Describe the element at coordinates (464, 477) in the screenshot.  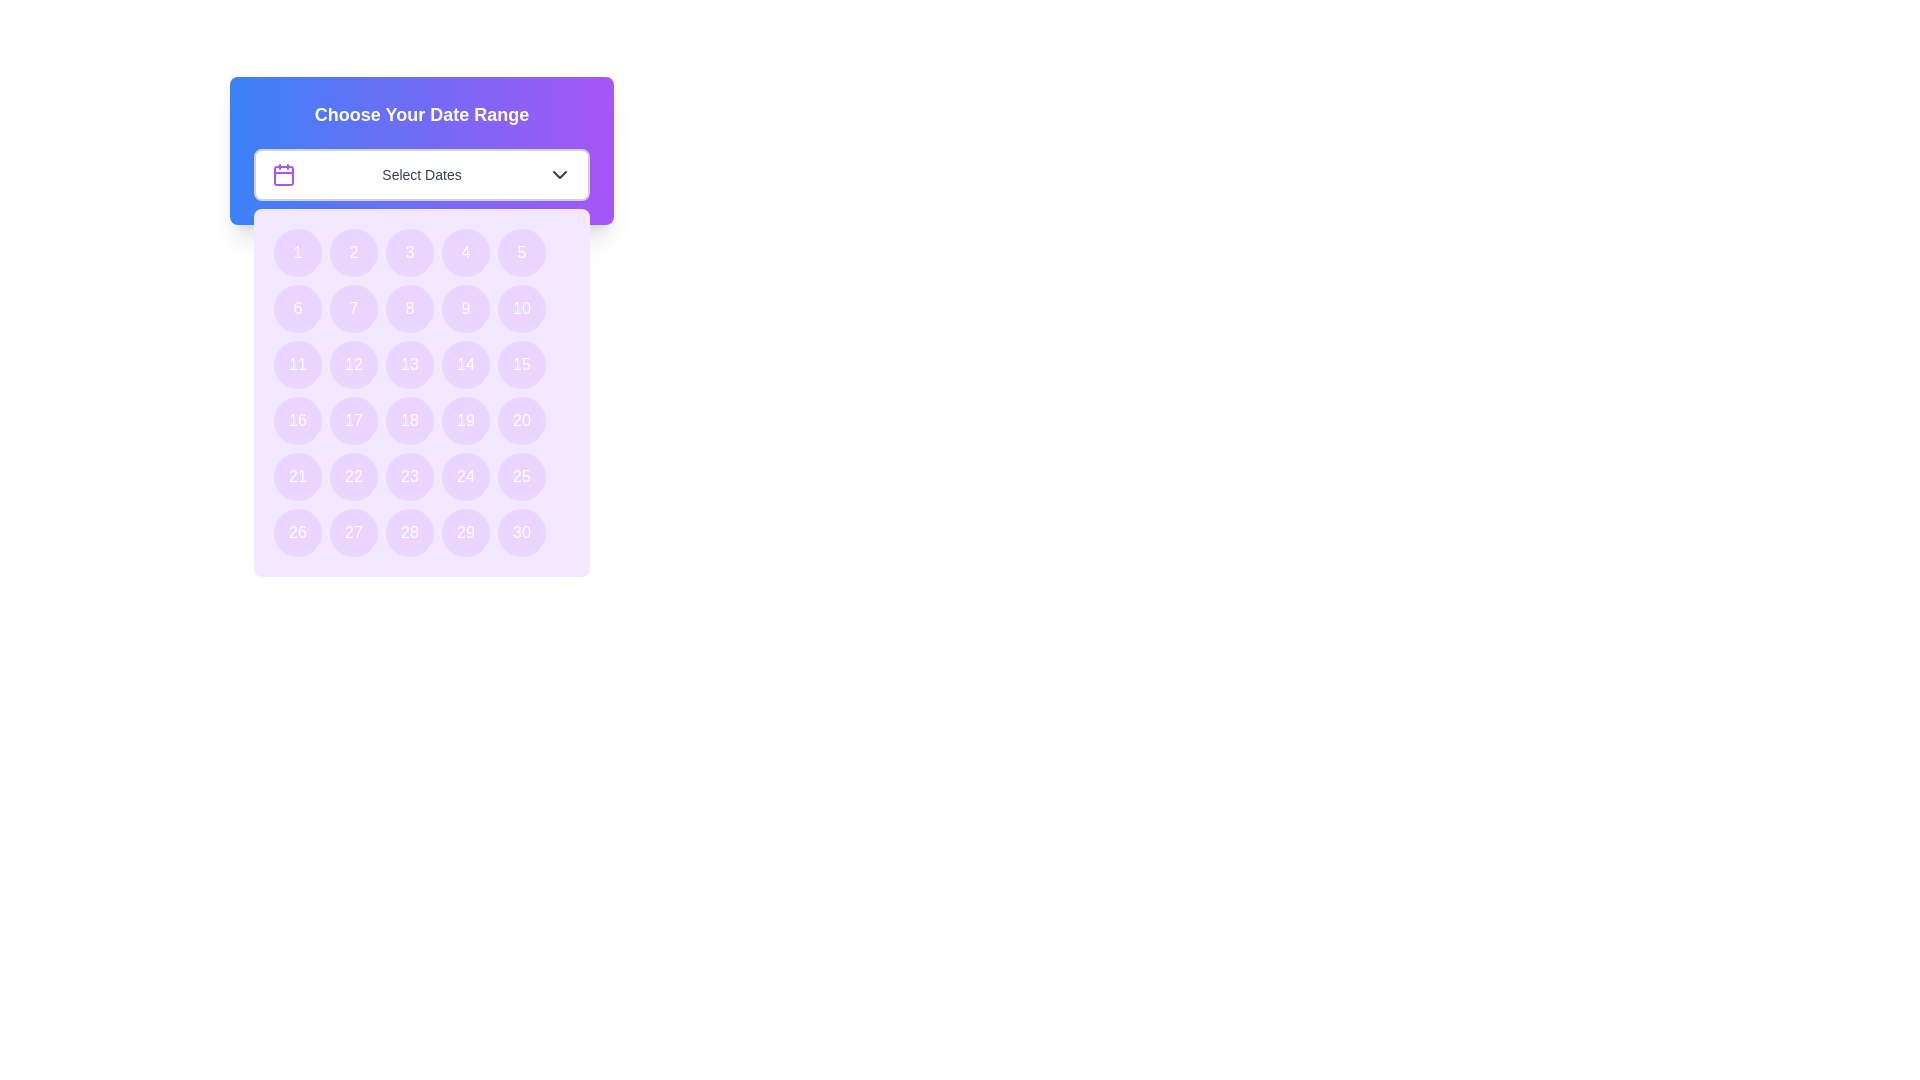
I see `the button representing the selectable date '24' in the calendar interface` at that location.